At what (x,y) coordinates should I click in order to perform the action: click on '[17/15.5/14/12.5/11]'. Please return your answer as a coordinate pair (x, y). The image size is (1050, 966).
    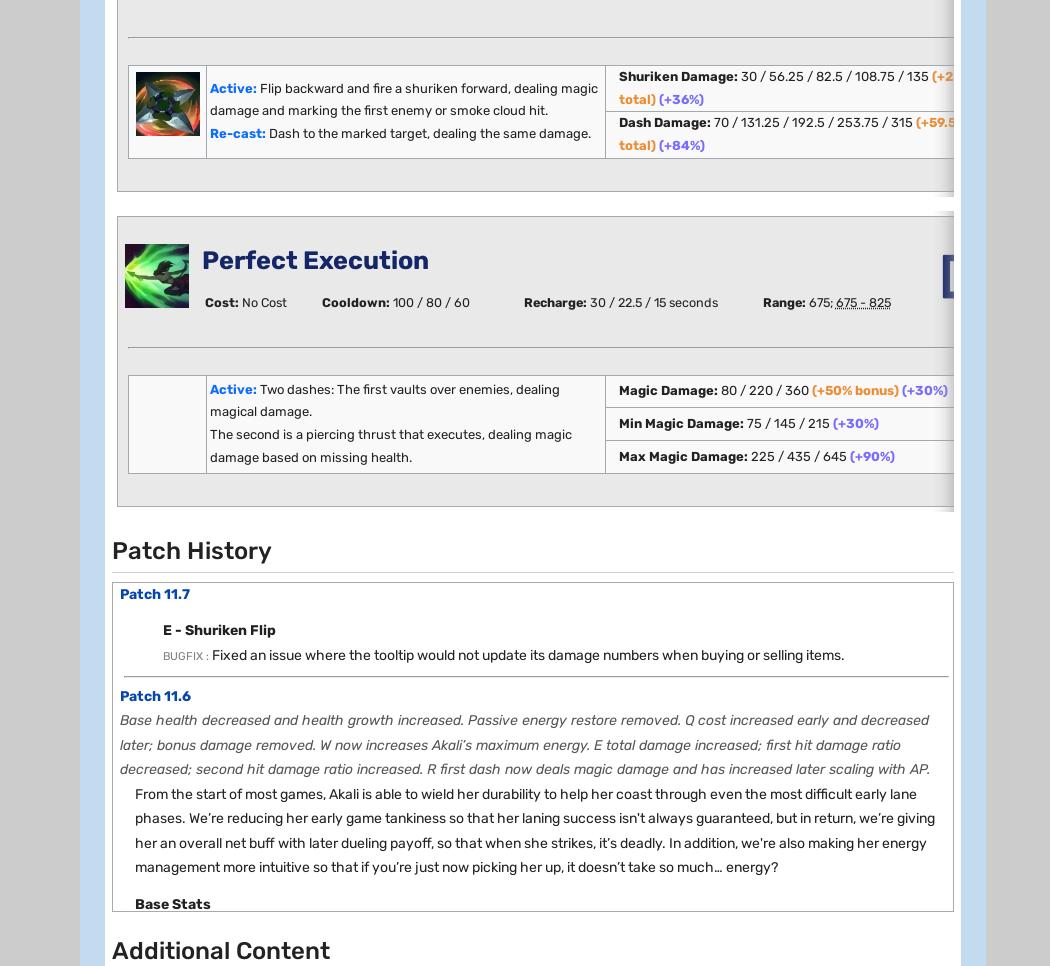
    Looking at the image, I should click on (298, 847).